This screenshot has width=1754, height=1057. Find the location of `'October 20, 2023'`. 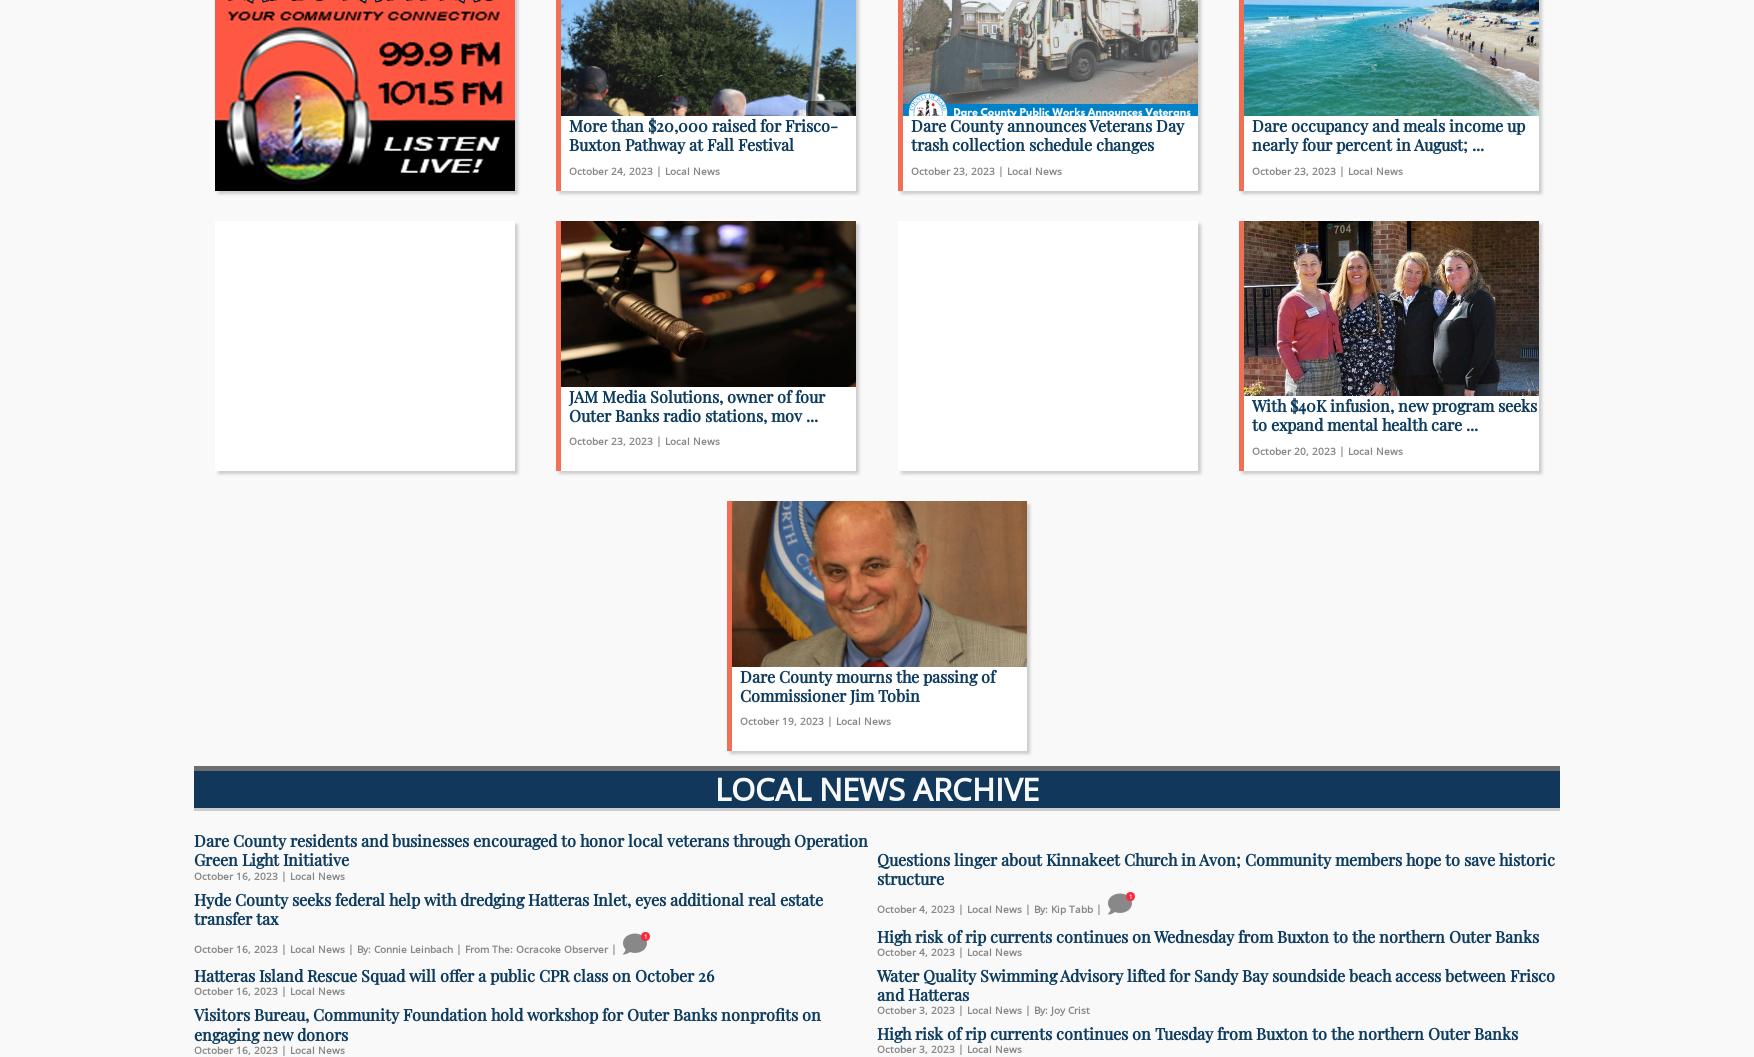

'October 20, 2023' is located at coordinates (1293, 448).